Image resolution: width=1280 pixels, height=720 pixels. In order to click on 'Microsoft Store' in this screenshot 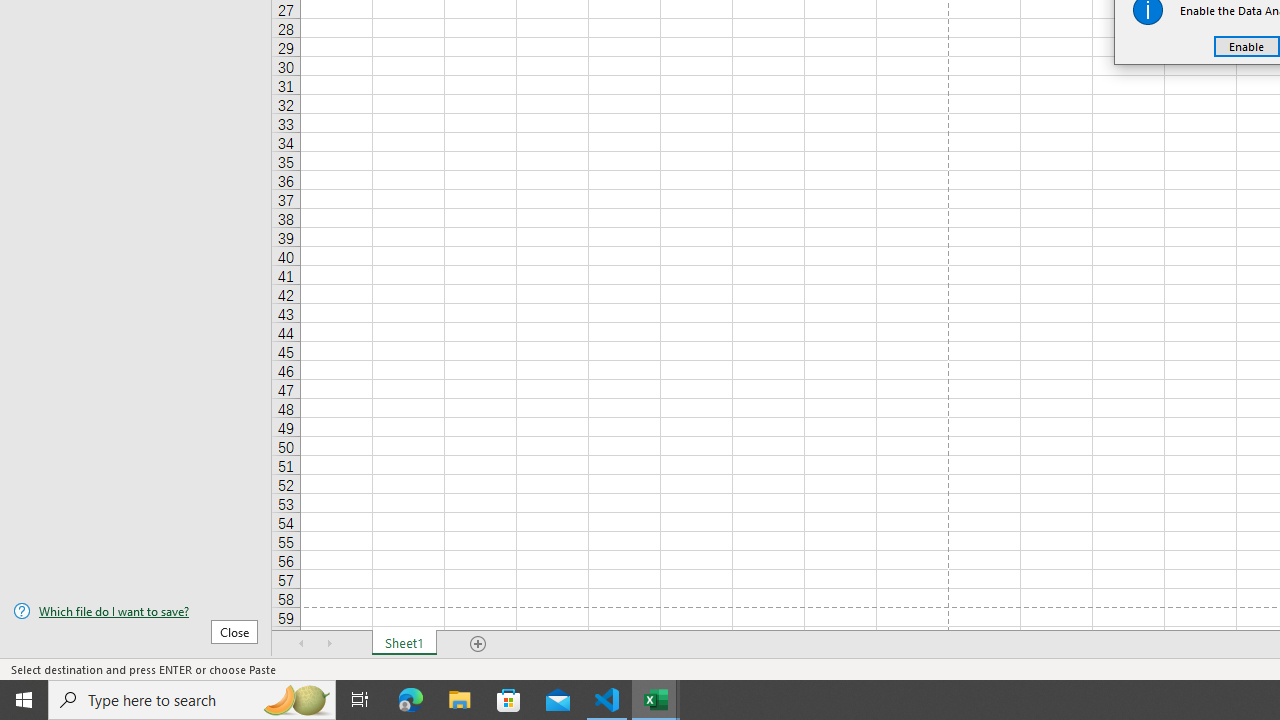, I will do `click(509, 698)`.